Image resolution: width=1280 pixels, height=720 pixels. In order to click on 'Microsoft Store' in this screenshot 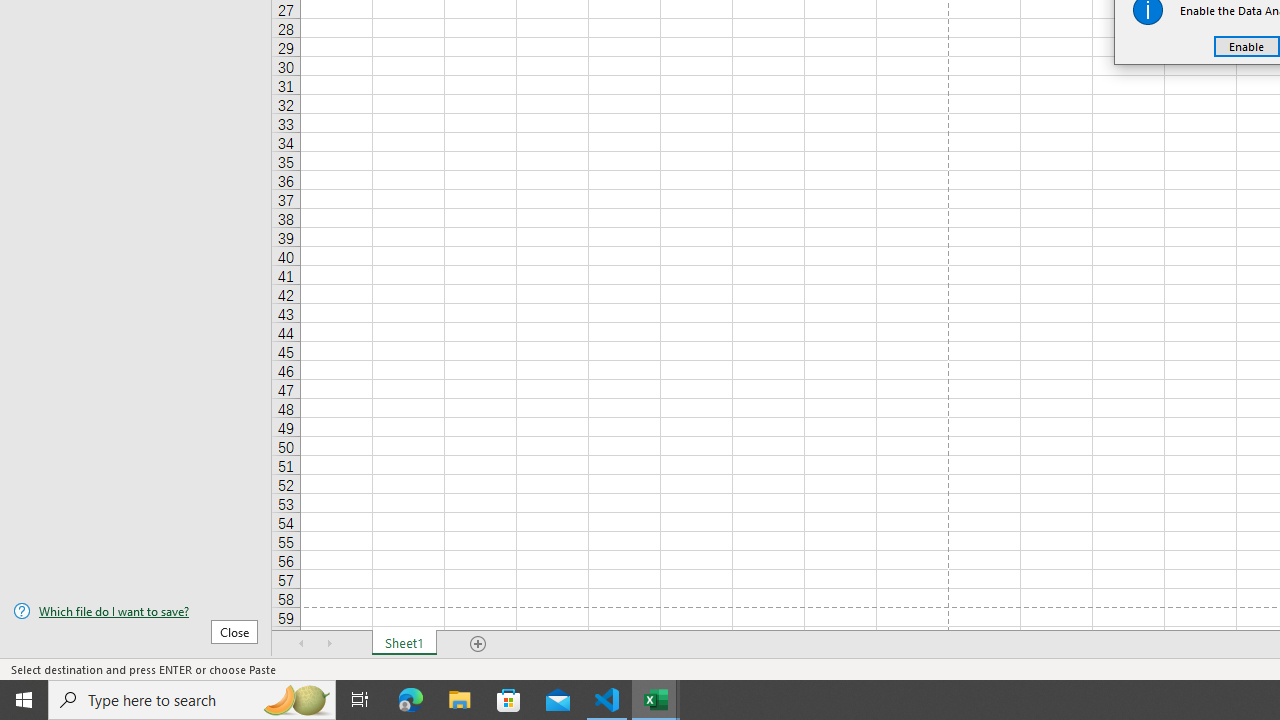, I will do `click(509, 698)`.